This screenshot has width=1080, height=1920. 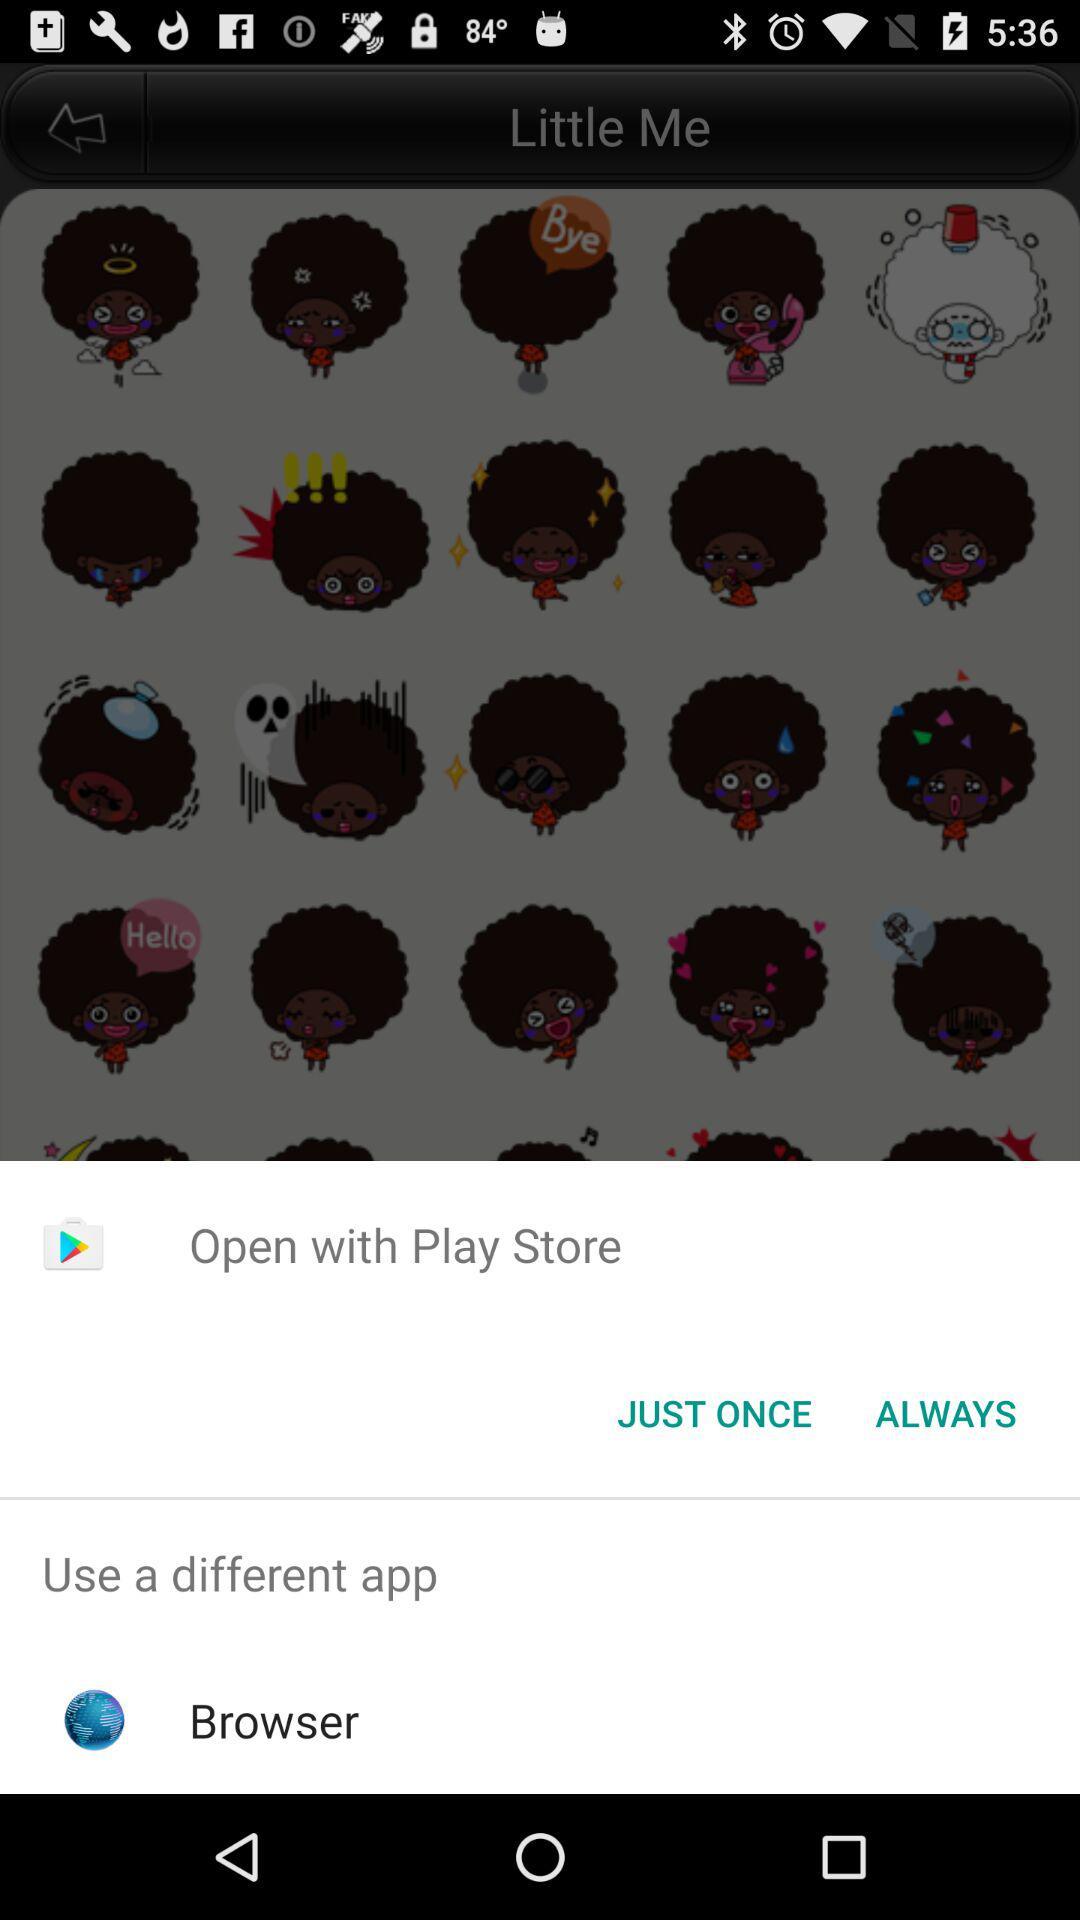 What do you see at coordinates (713, 1411) in the screenshot?
I see `icon next to always icon` at bounding box center [713, 1411].